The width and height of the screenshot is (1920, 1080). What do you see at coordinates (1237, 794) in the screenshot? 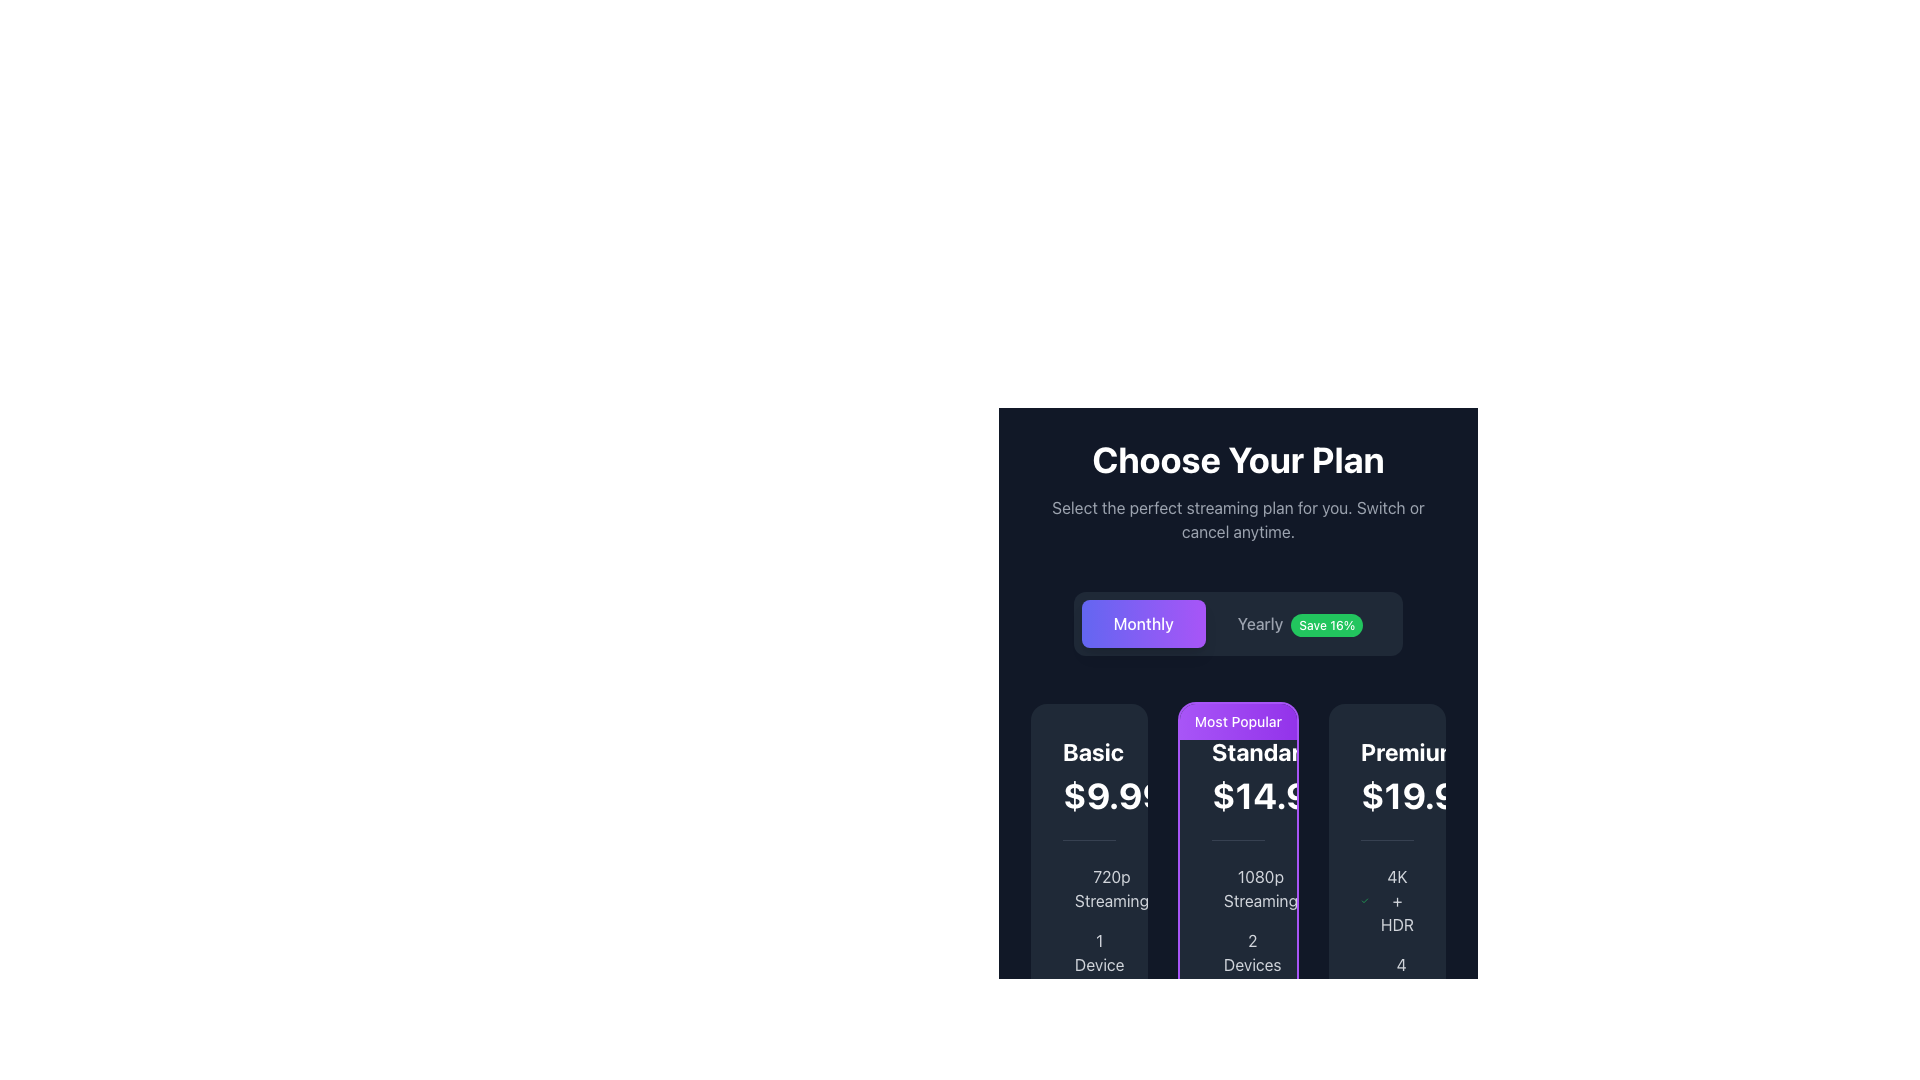
I see `the pricing detail text label for the 'Standard' plan, which is visually distinct and located beneath the 'Standard' label within the pricing card` at bounding box center [1237, 794].